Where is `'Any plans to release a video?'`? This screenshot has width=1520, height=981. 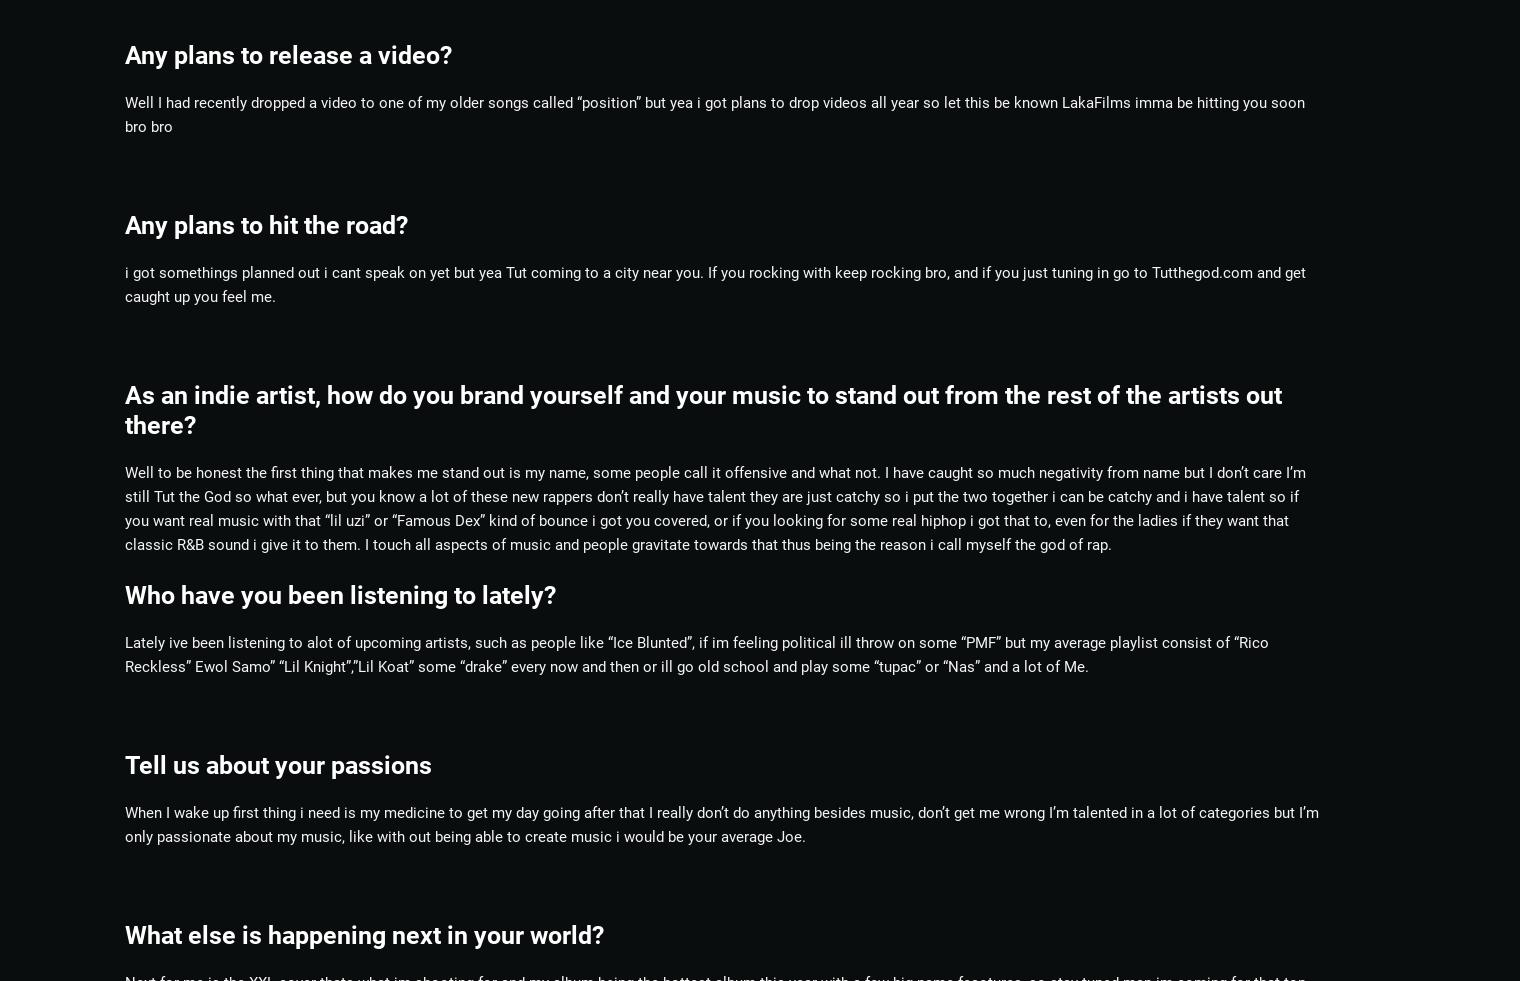 'Any plans to release a video?' is located at coordinates (288, 53).